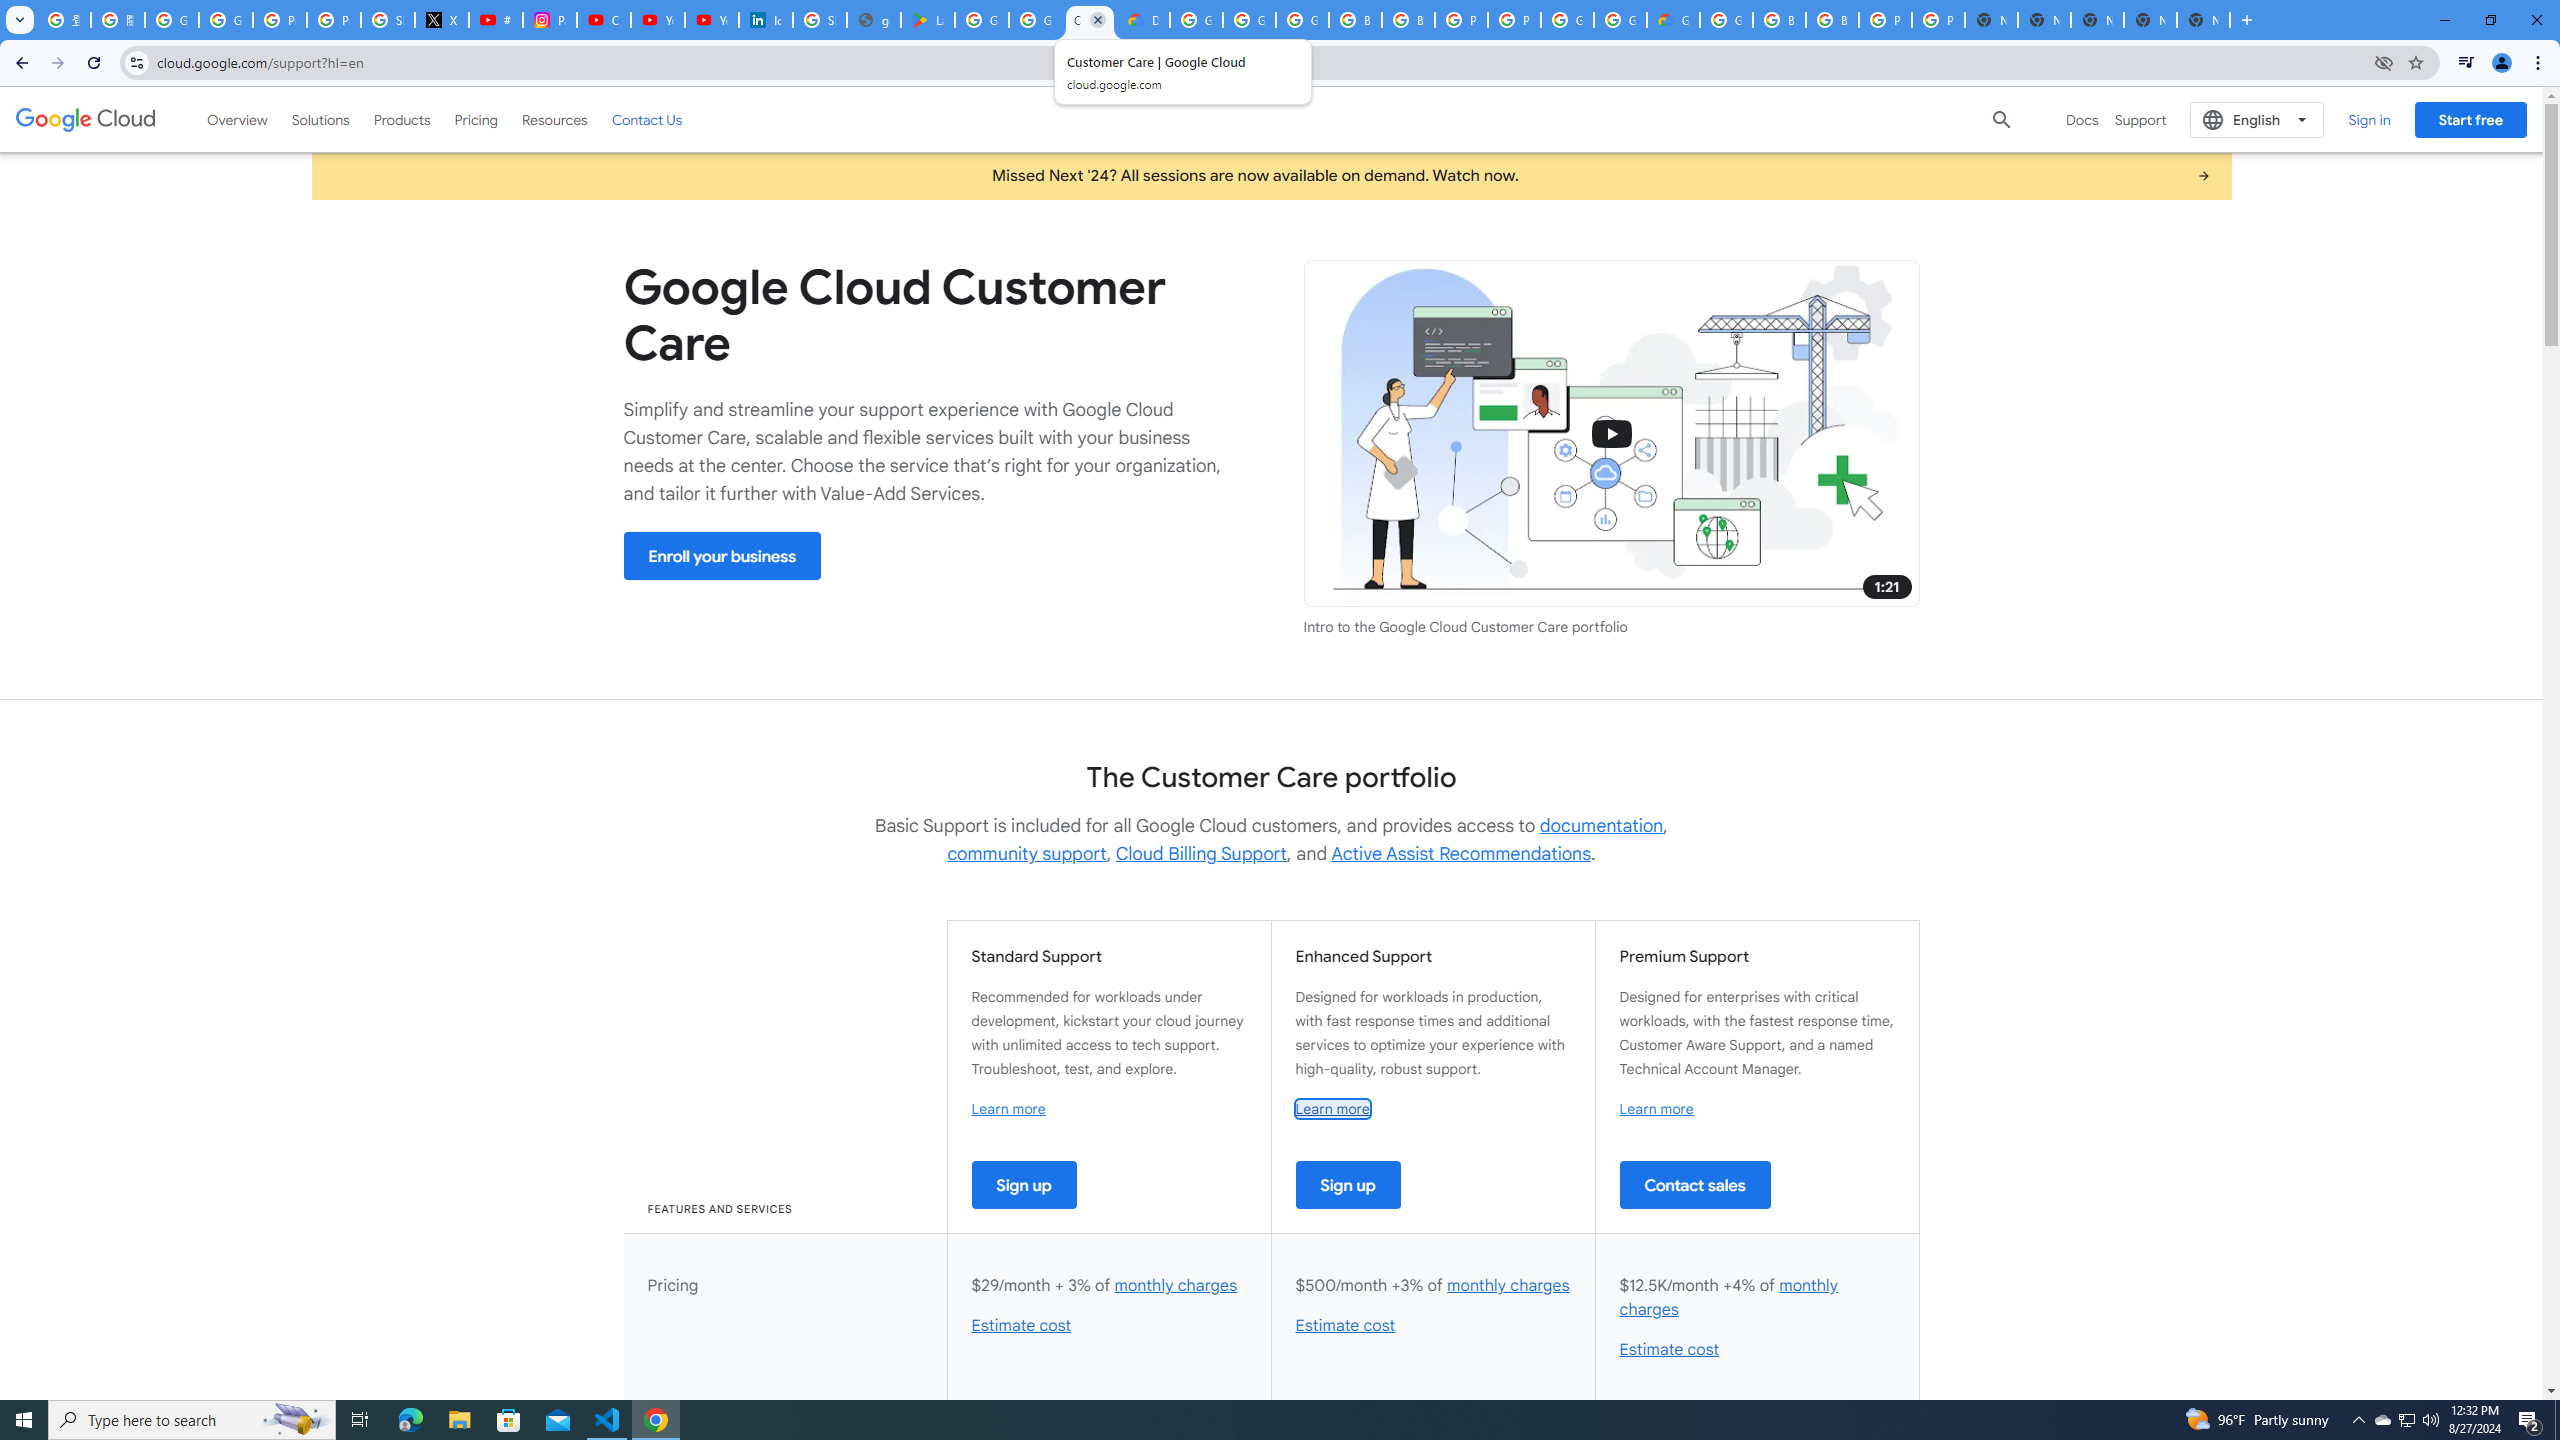  What do you see at coordinates (1089, 19) in the screenshot?
I see `'Customer Care | Google Cloud'` at bounding box center [1089, 19].